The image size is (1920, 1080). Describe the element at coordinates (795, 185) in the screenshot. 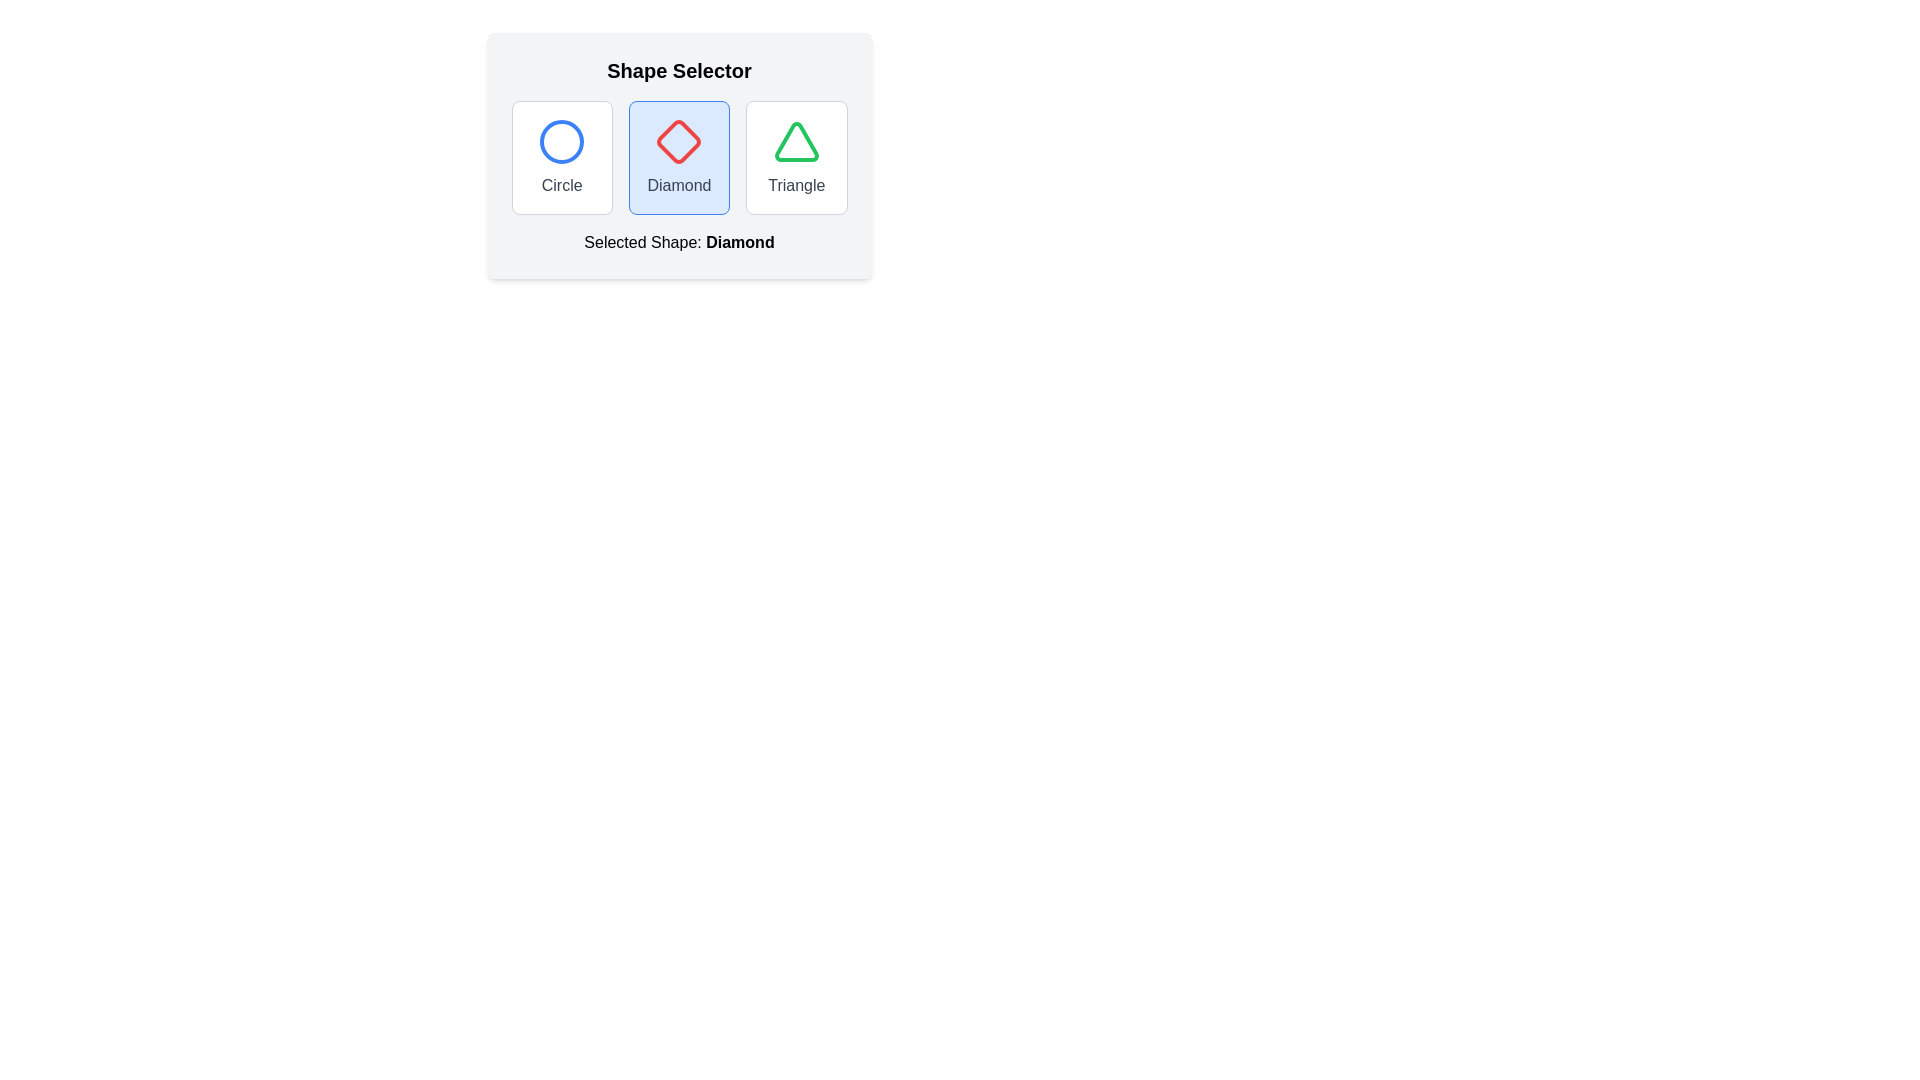

I see `the Text label that describes the shape in the third card of the shape selection row, which is positioned on the rightmost among 'Circle', 'Diamond', and 'Triangle'` at that location.